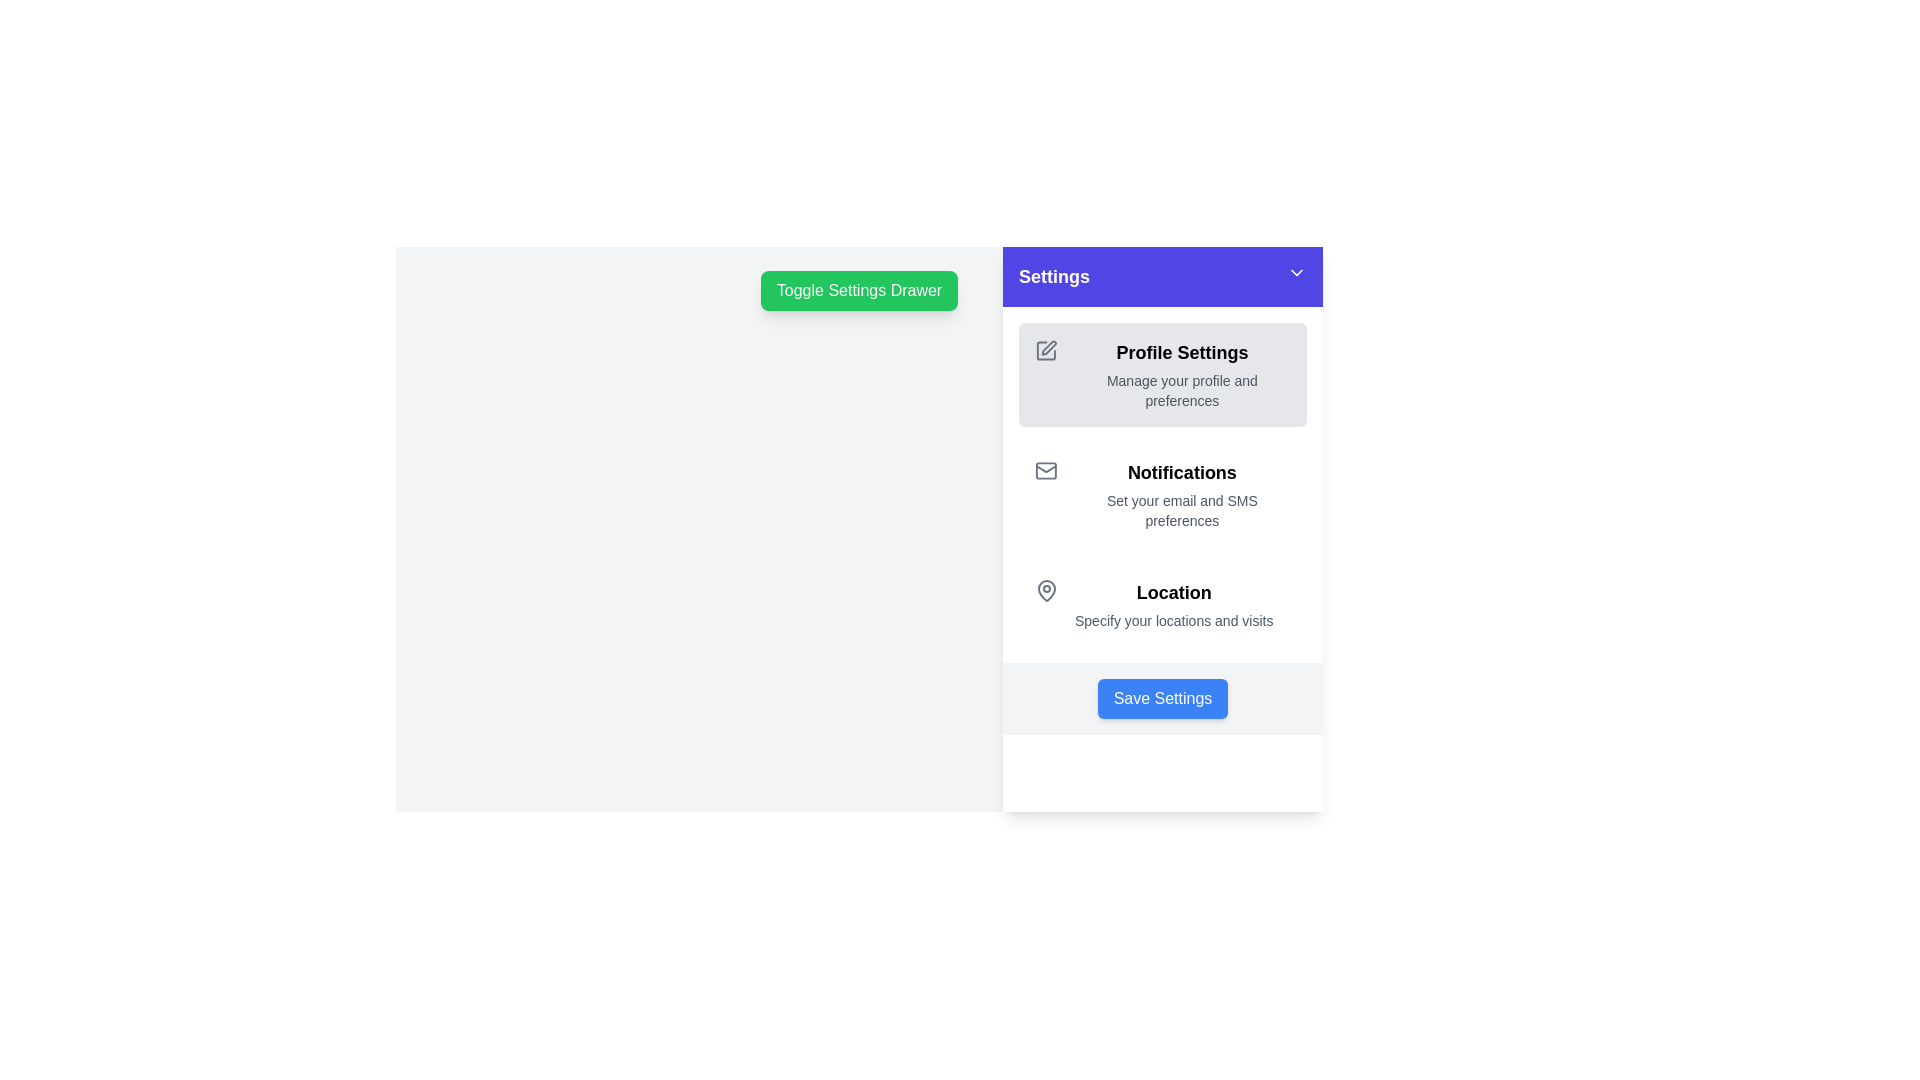  Describe the element at coordinates (1162, 604) in the screenshot. I see `the third menu entry for location settings, located in the lower portion of the menu panel on the right side, below 'Notifications' and above 'Save Settings'` at that location.